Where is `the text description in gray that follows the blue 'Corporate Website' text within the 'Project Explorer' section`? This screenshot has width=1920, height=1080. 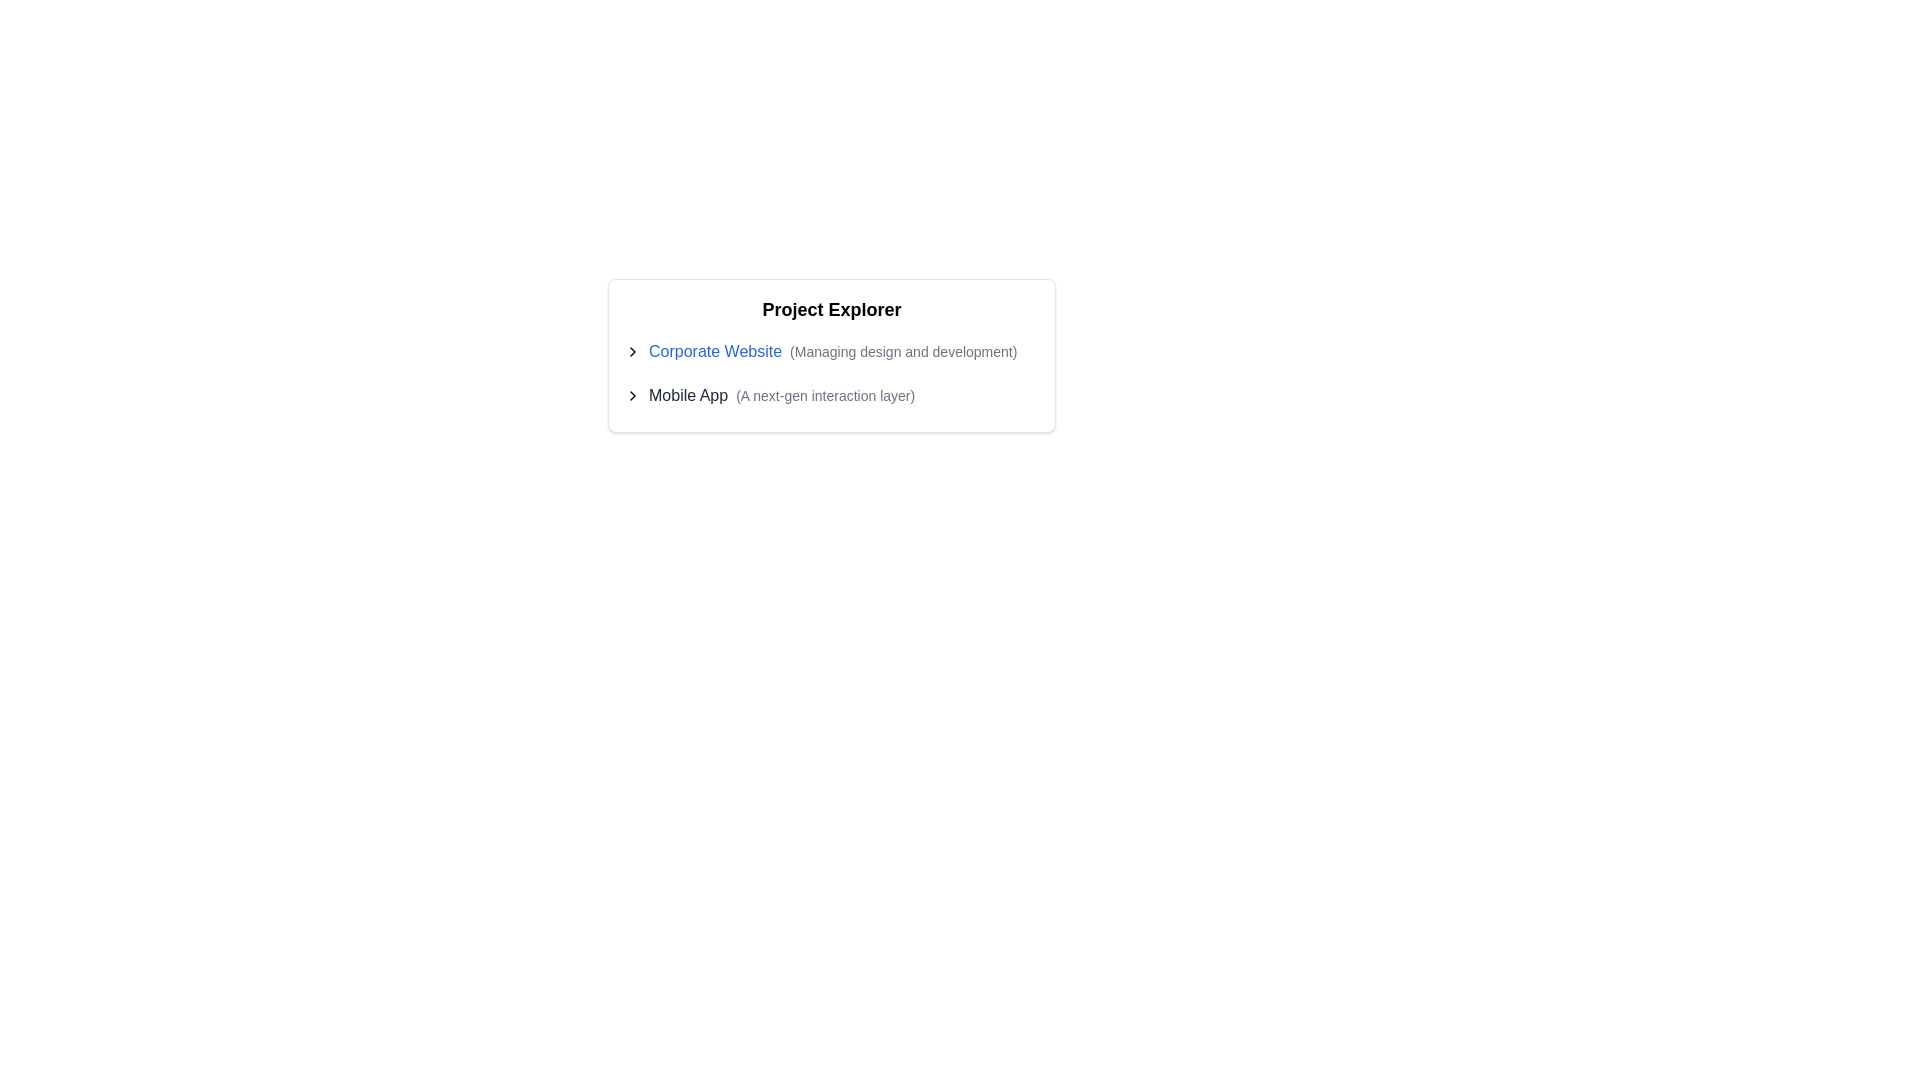
the text description in gray that follows the blue 'Corporate Website' text within the 'Project Explorer' section is located at coordinates (902, 350).